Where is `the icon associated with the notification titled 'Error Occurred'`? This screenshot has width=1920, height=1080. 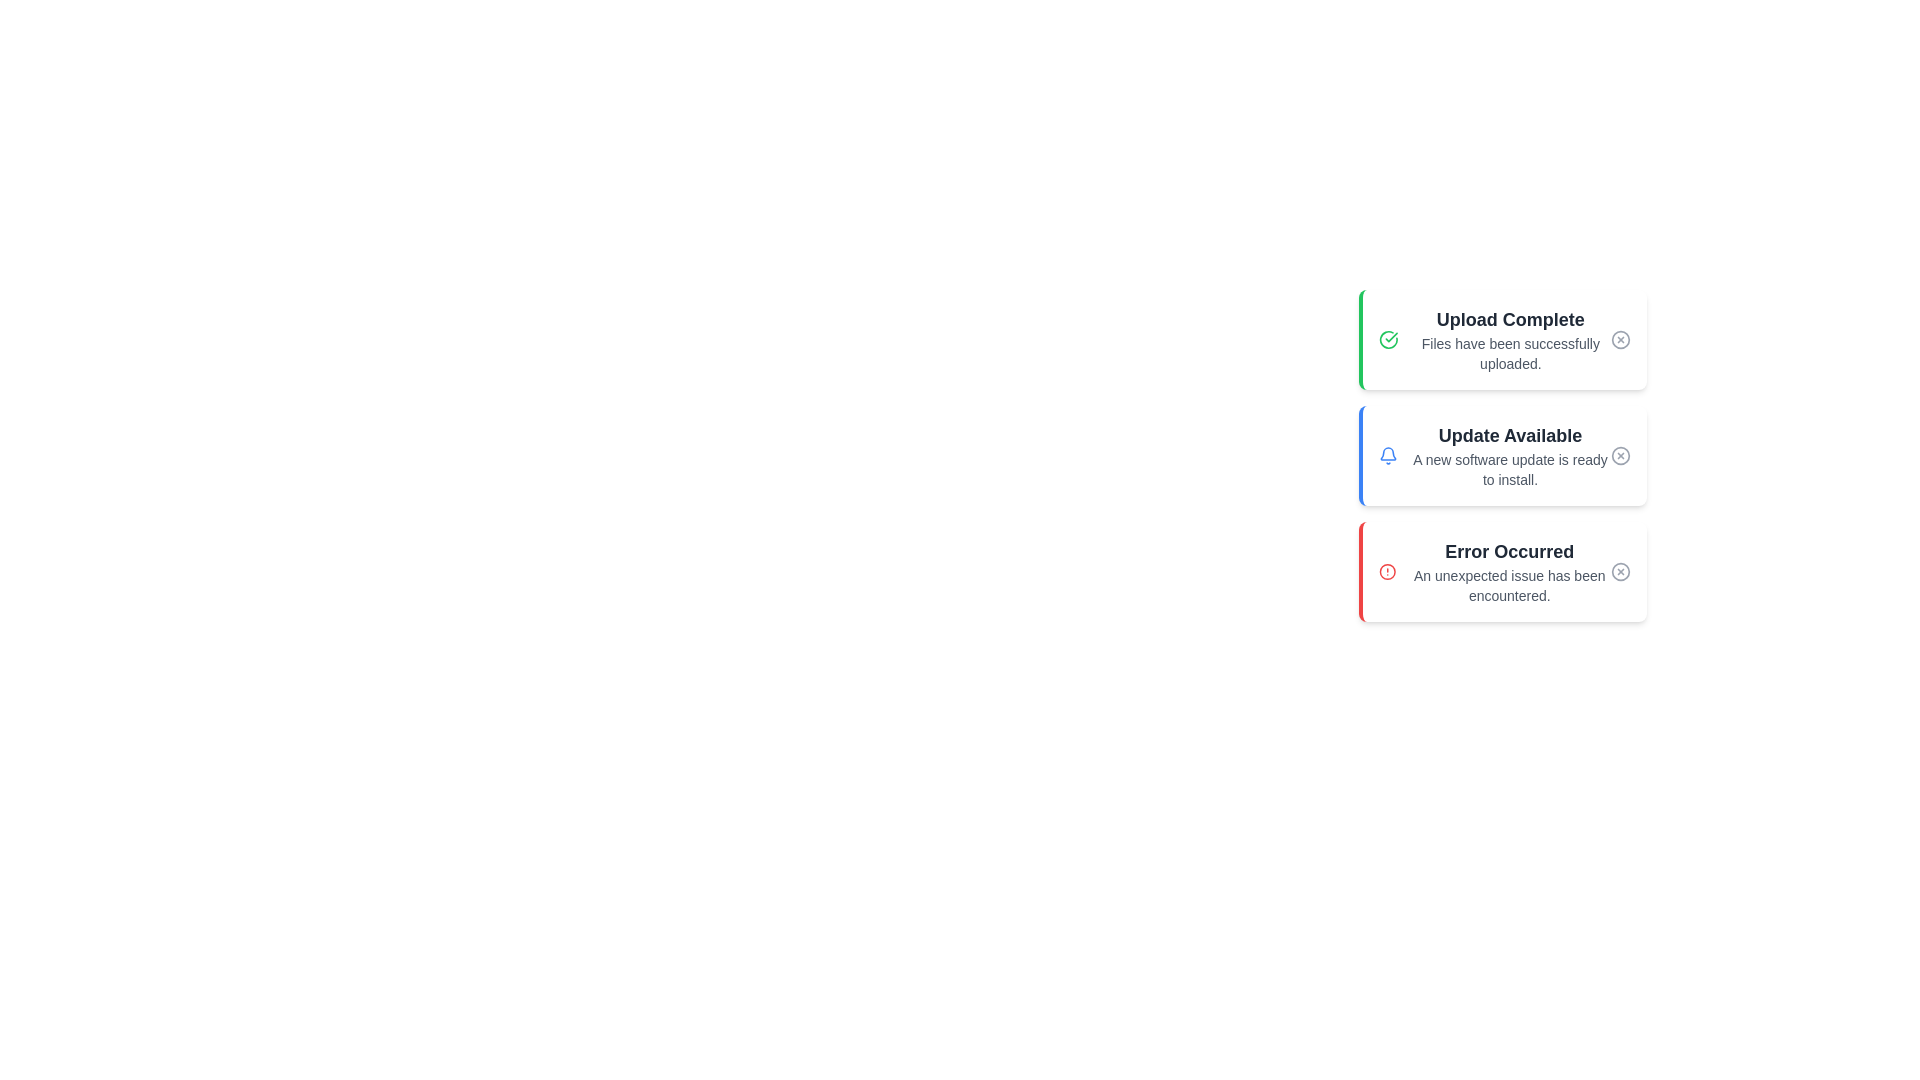 the icon associated with the notification titled 'Error Occurred' is located at coordinates (1386, 571).